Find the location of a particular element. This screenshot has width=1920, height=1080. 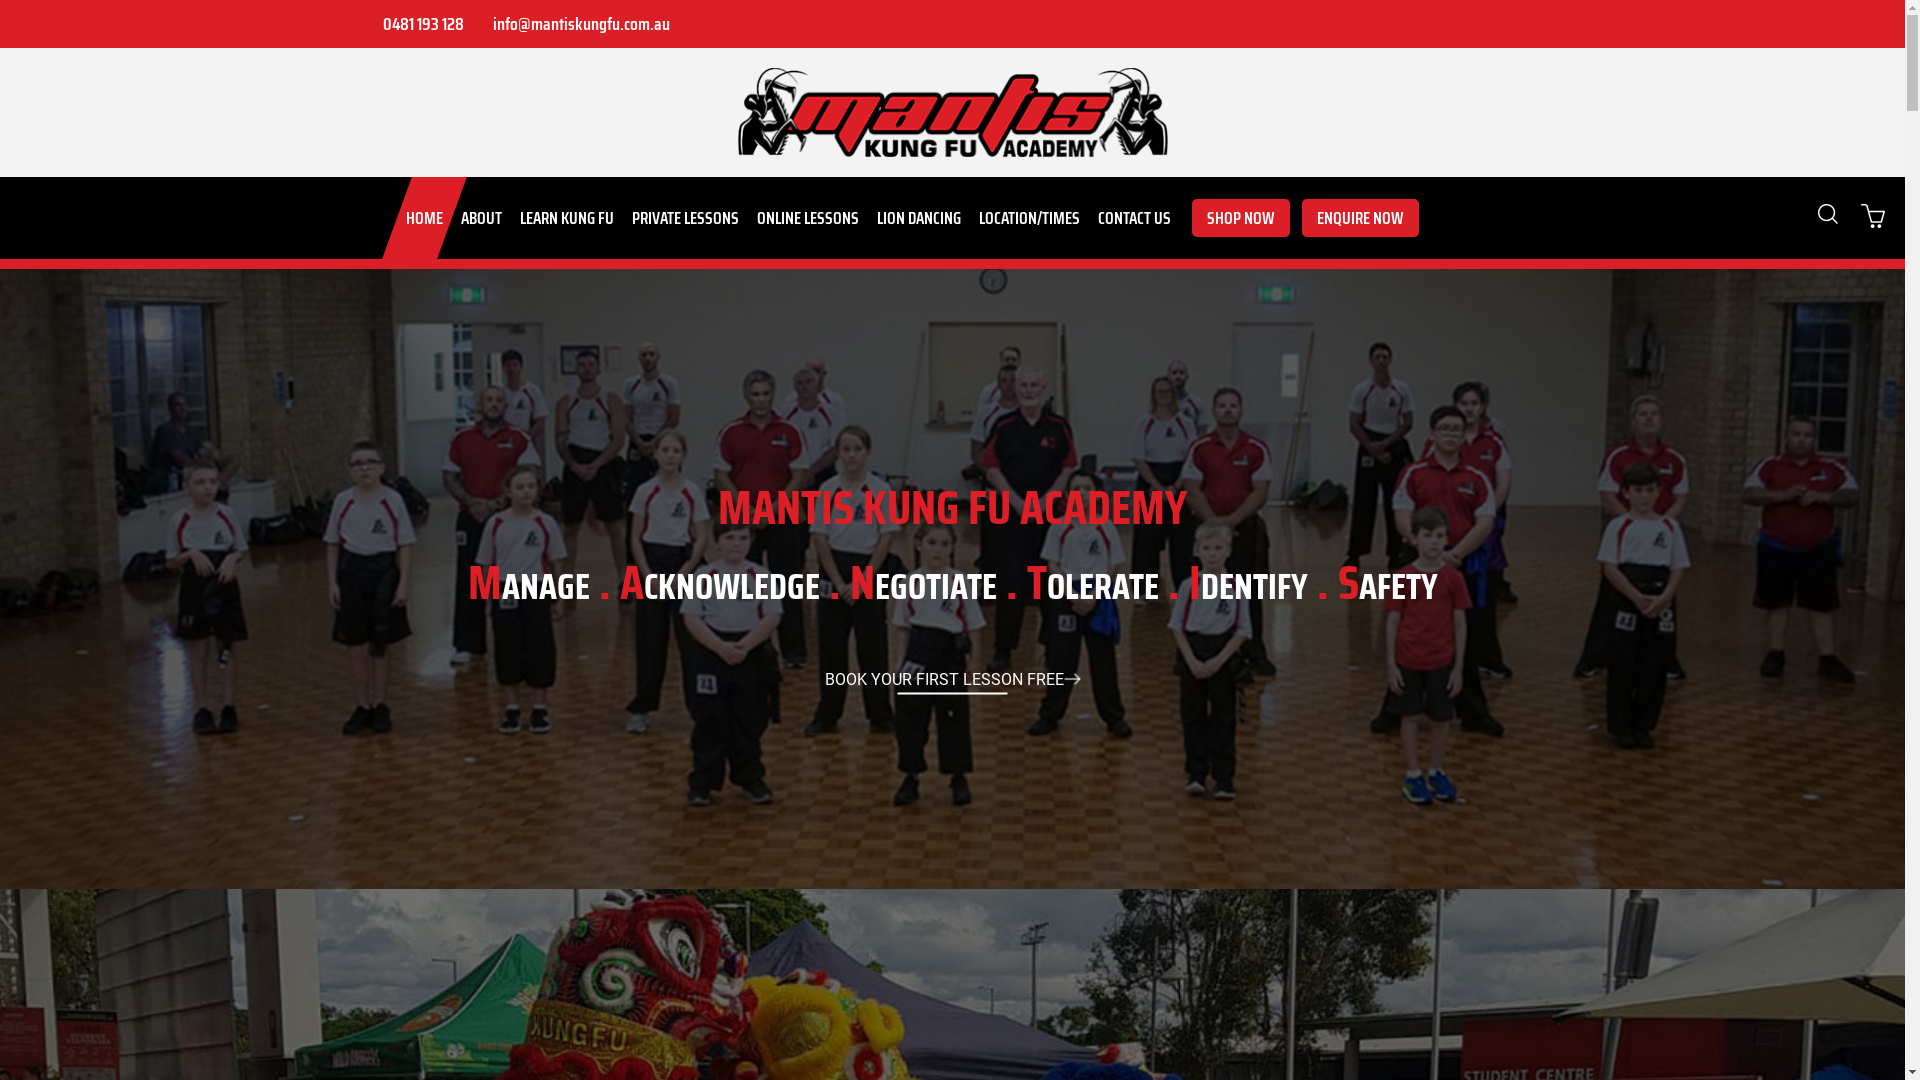

'SHOP NOW' is located at coordinates (1240, 218).